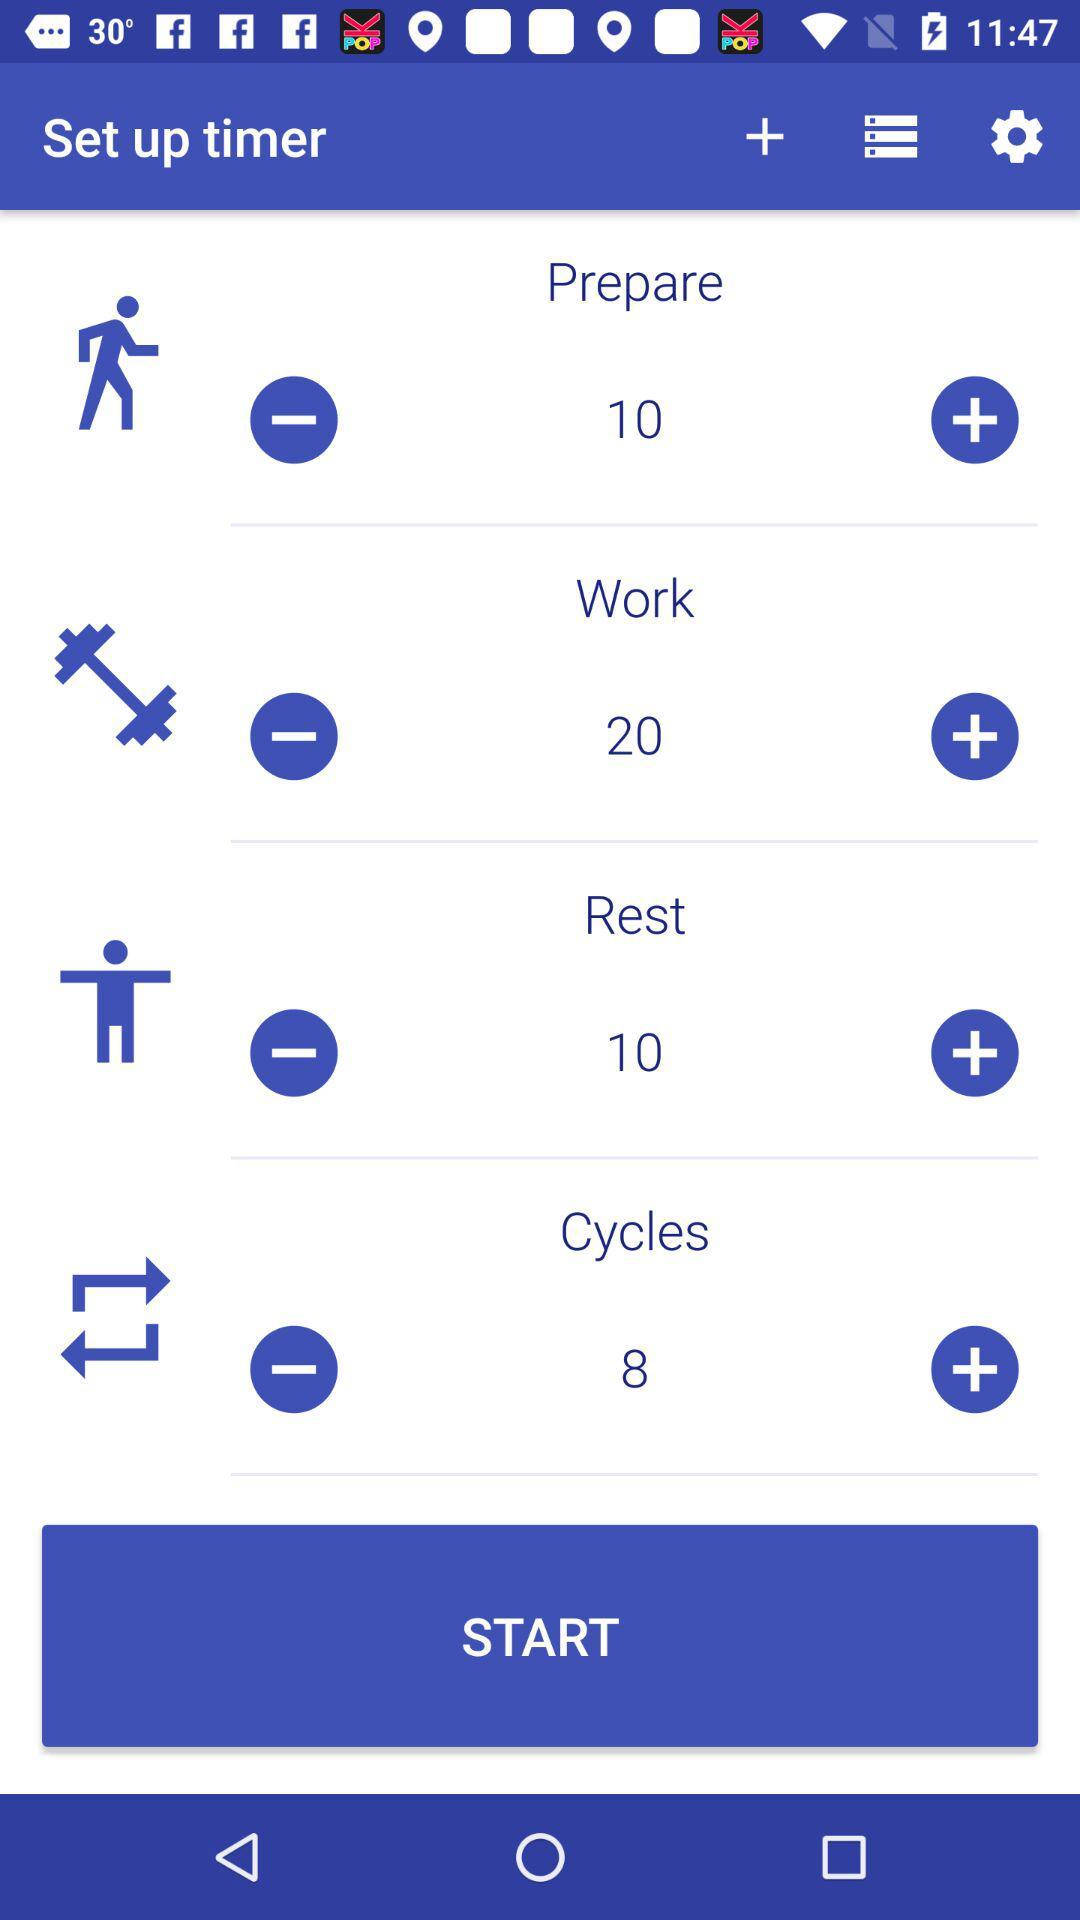 The image size is (1080, 1920). Describe the element at coordinates (634, 1368) in the screenshot. I see `icon above start item` at that location.